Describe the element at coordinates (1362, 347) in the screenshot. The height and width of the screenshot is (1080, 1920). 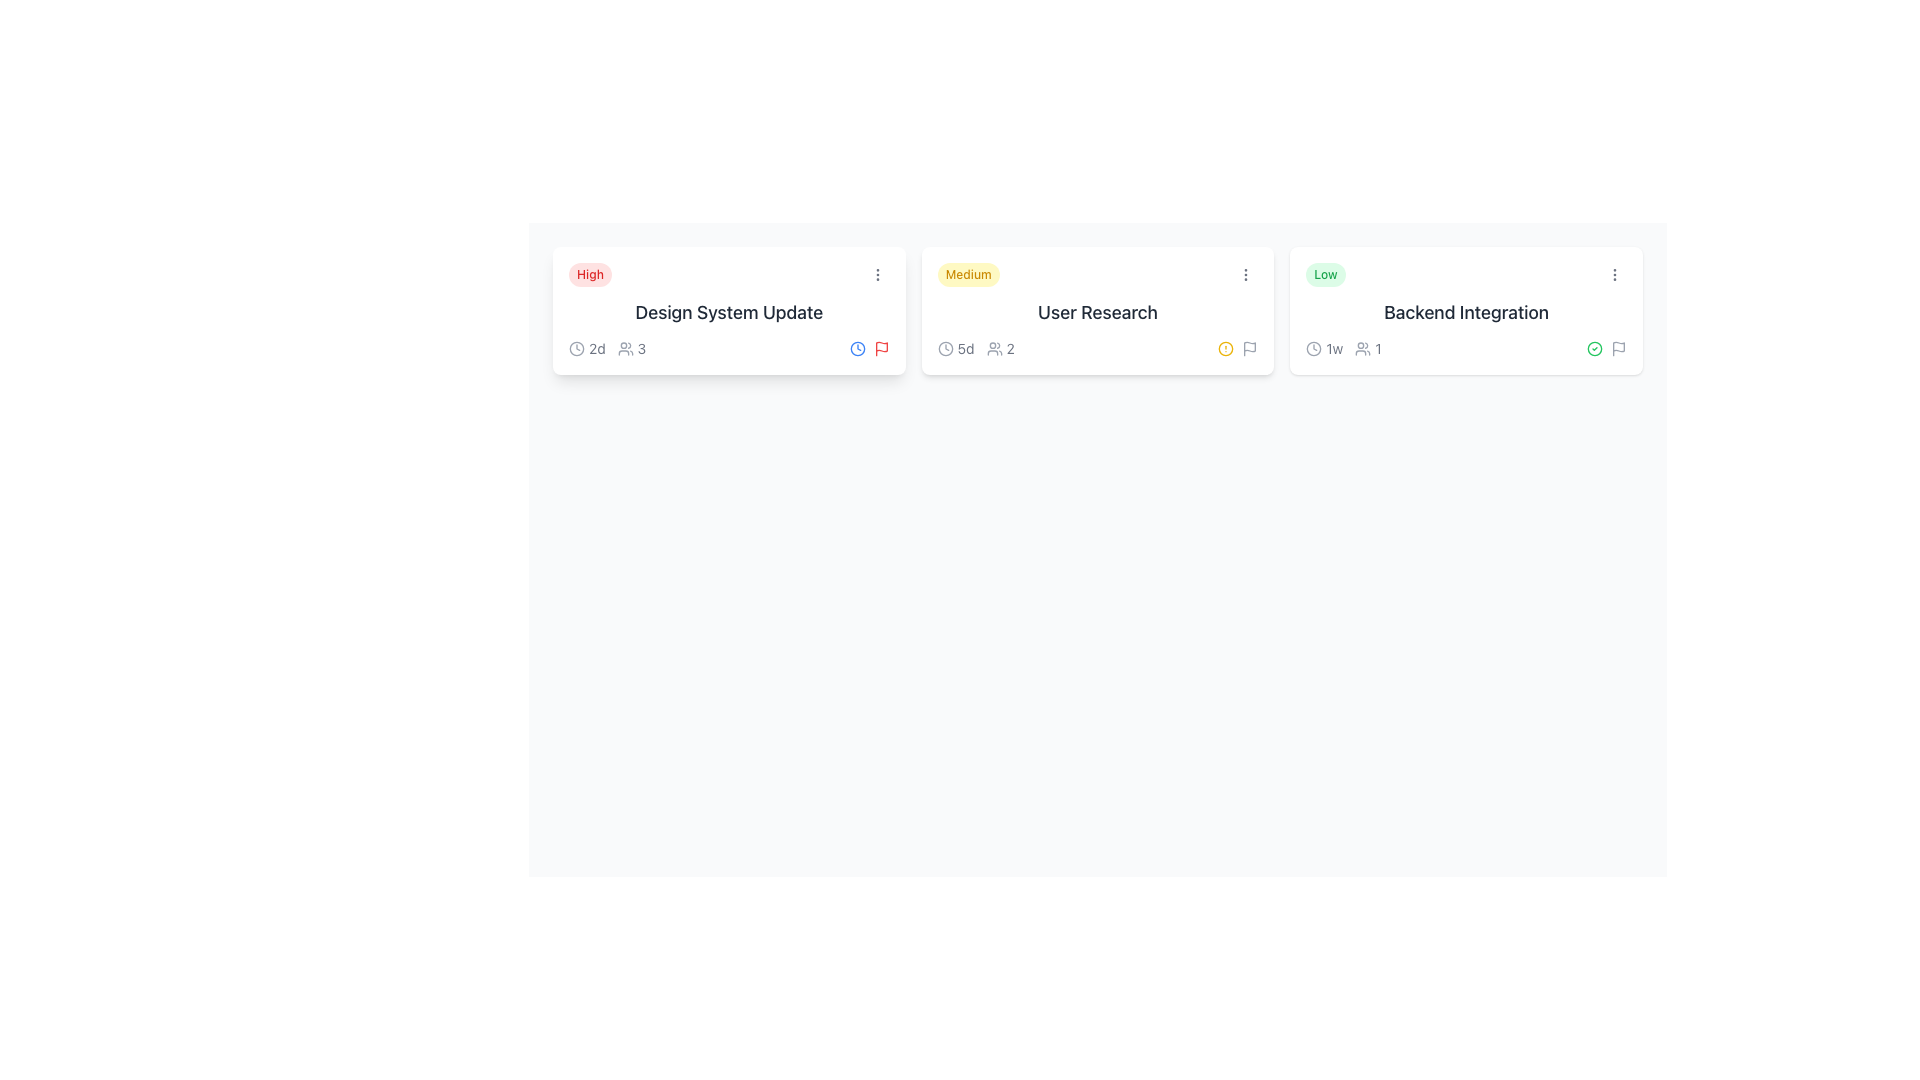
I see `the icon representing a group or individuals located in the last card on the right, positioned near the bottom section of the card, to the left of the number '1'` at that location.